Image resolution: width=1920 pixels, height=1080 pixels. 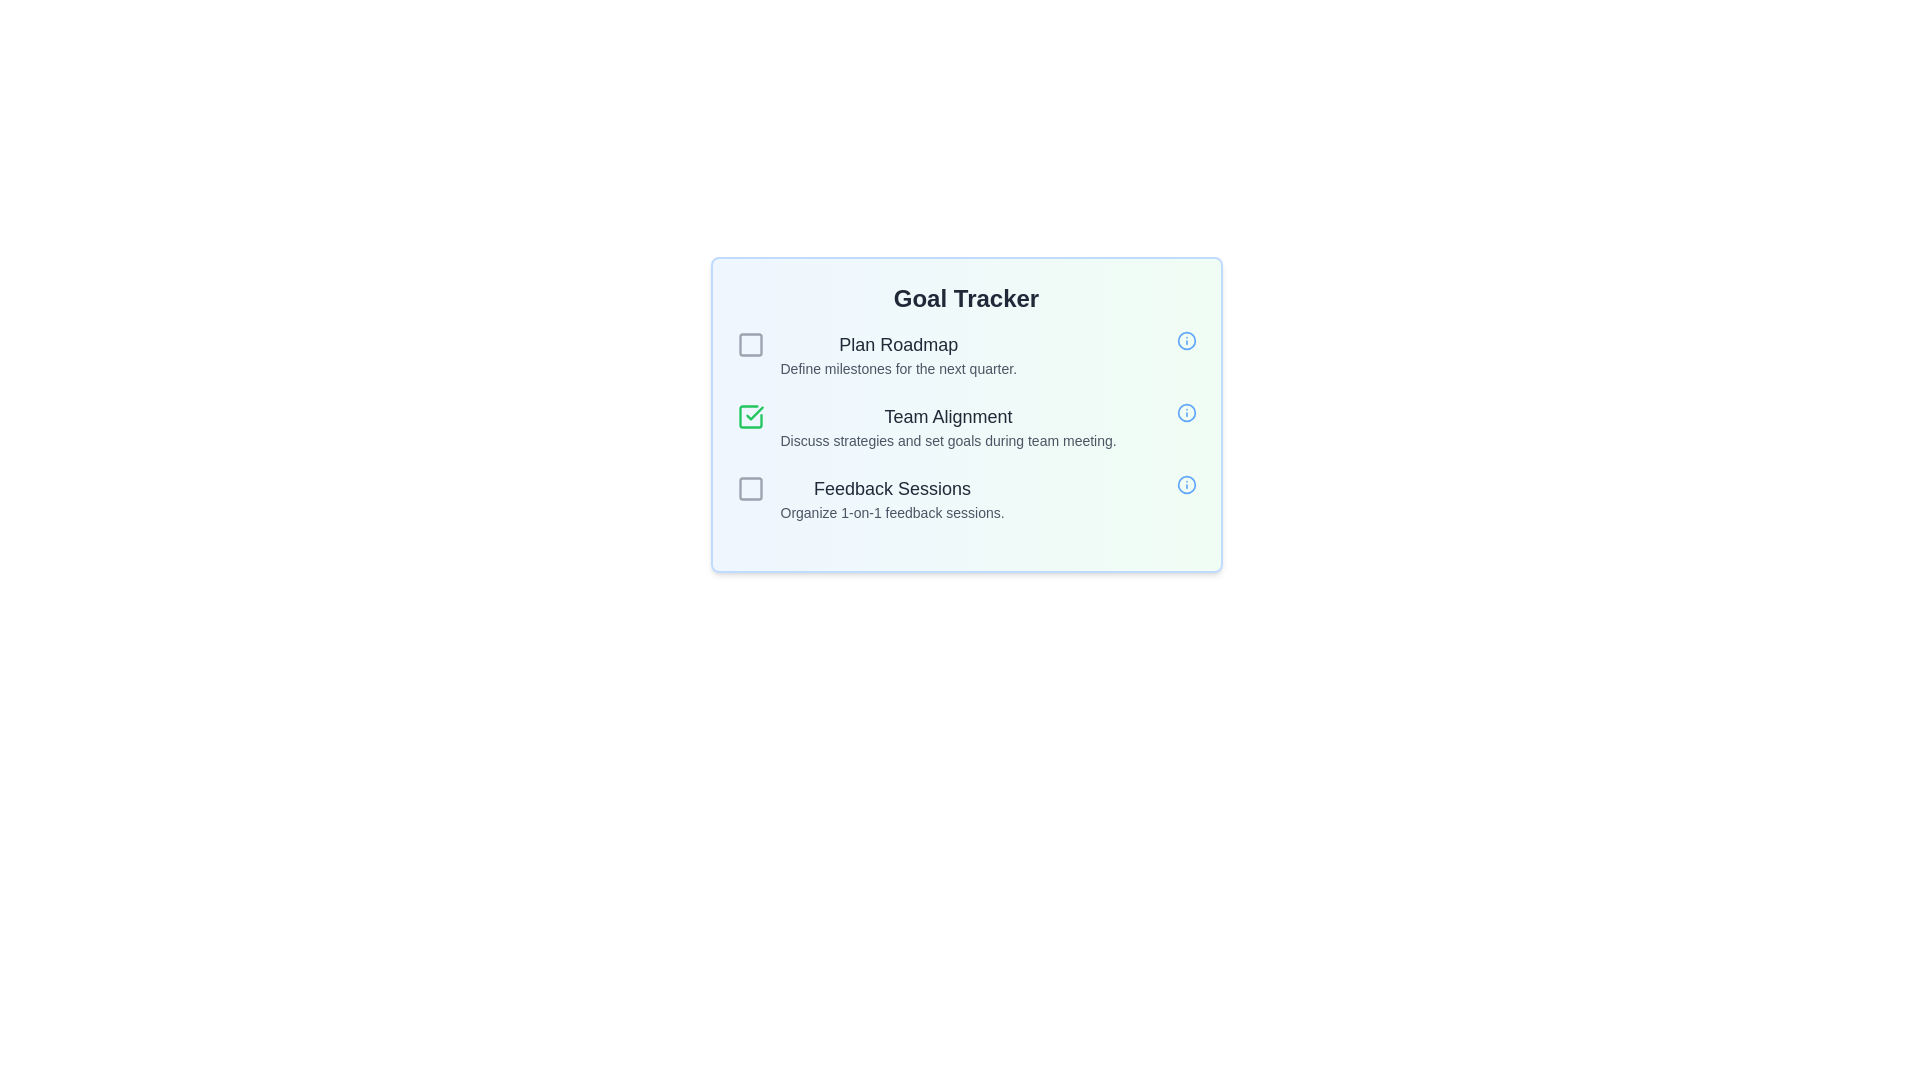 I want to click on the 'Feedback Sessions' text label, which is prominently displayed in dark gray with a larger font size and medium font weight, located in the 'Goal Tracker' section, so click(x=891, y=489).